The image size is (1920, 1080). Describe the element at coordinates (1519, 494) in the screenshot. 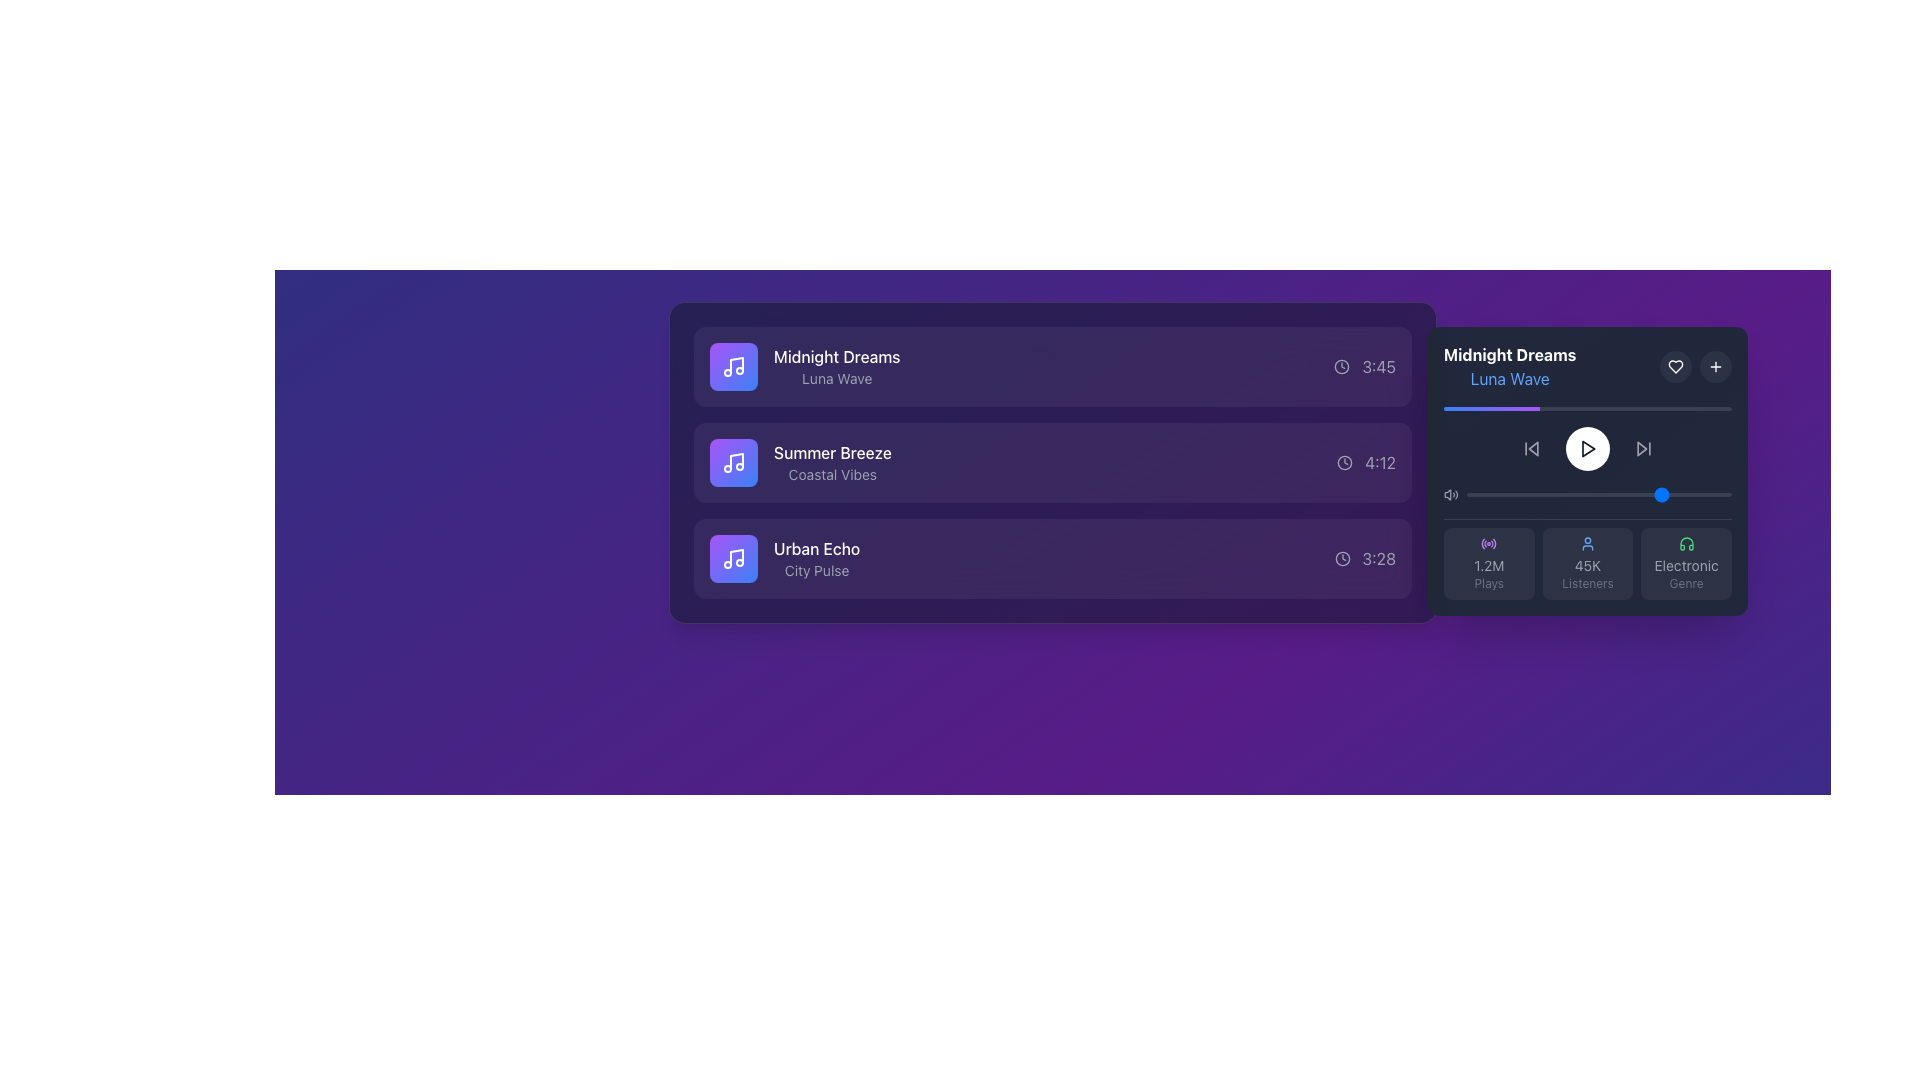

I see `the slider` at that location.